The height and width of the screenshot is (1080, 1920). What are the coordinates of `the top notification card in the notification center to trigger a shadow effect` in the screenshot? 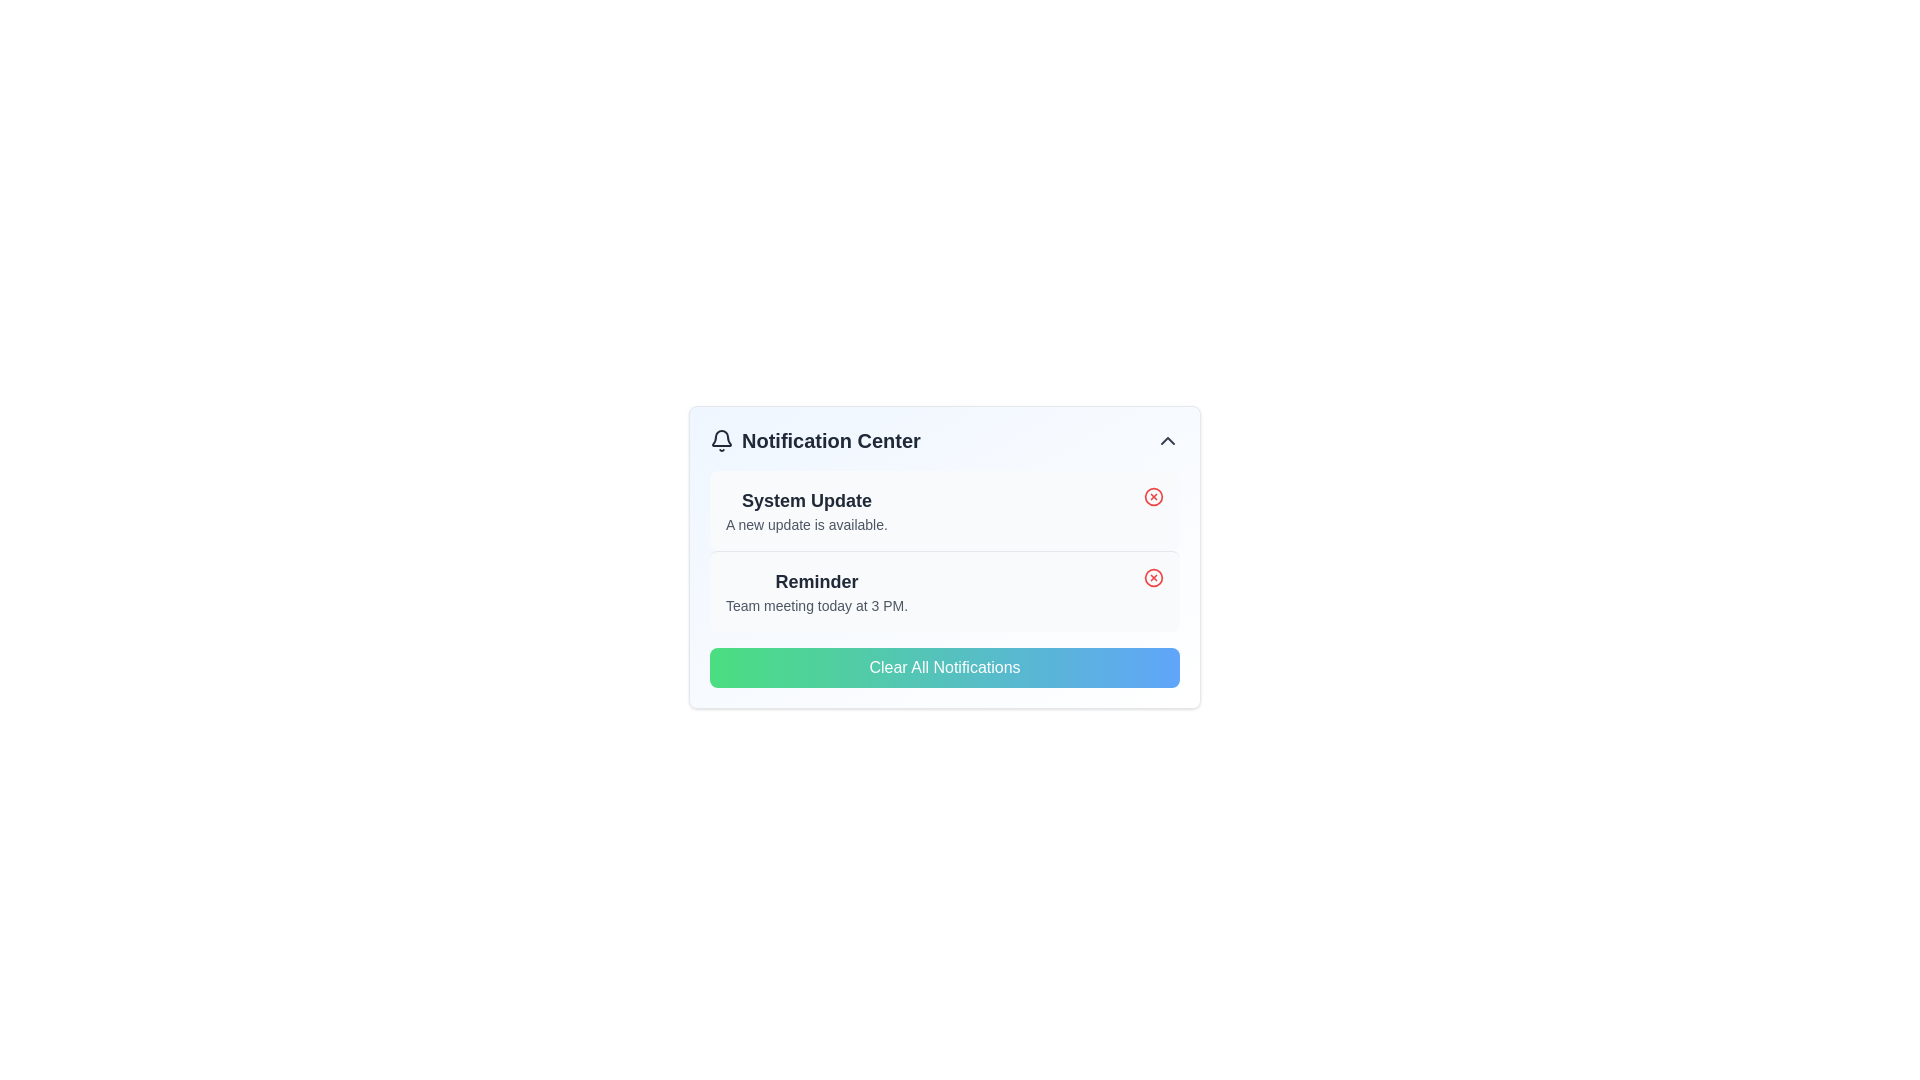 It's located at (944, 509).